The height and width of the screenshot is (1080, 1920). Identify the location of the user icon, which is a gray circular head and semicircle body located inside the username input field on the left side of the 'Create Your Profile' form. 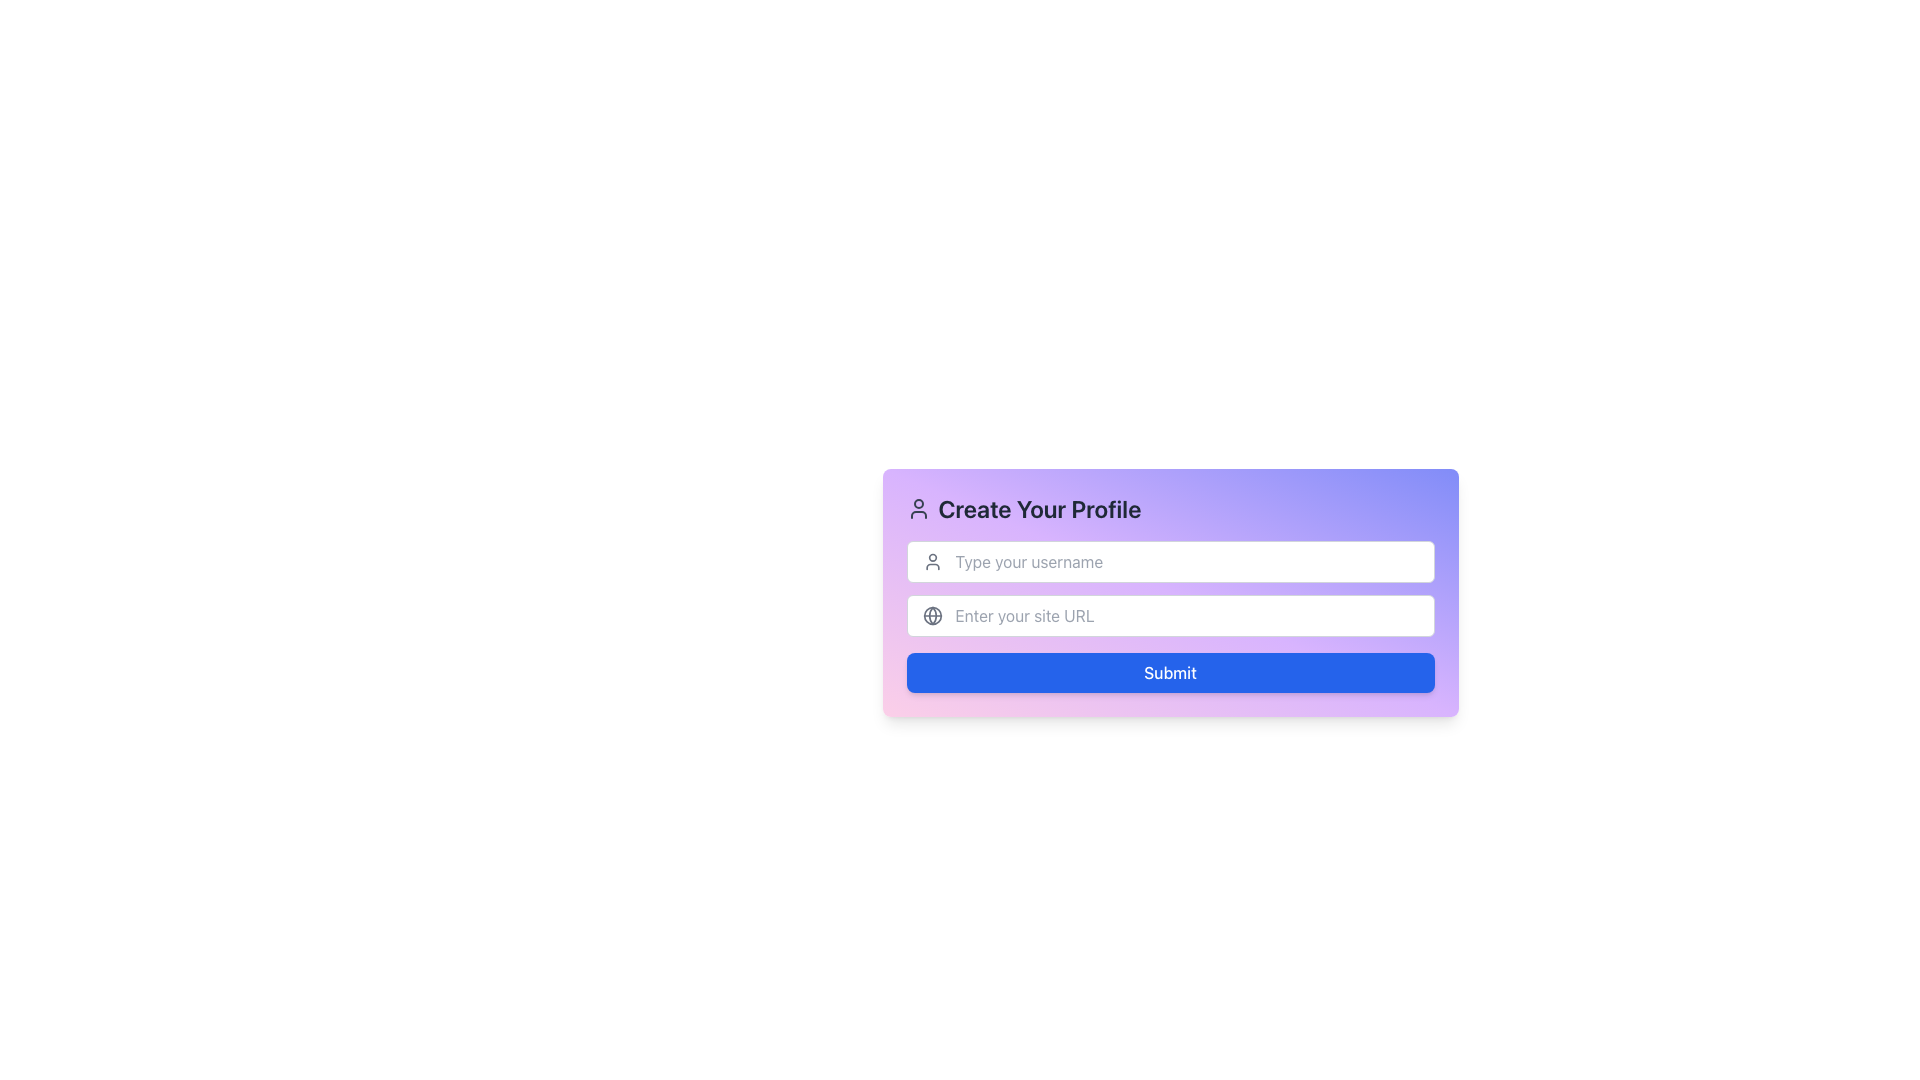
(931, 562).